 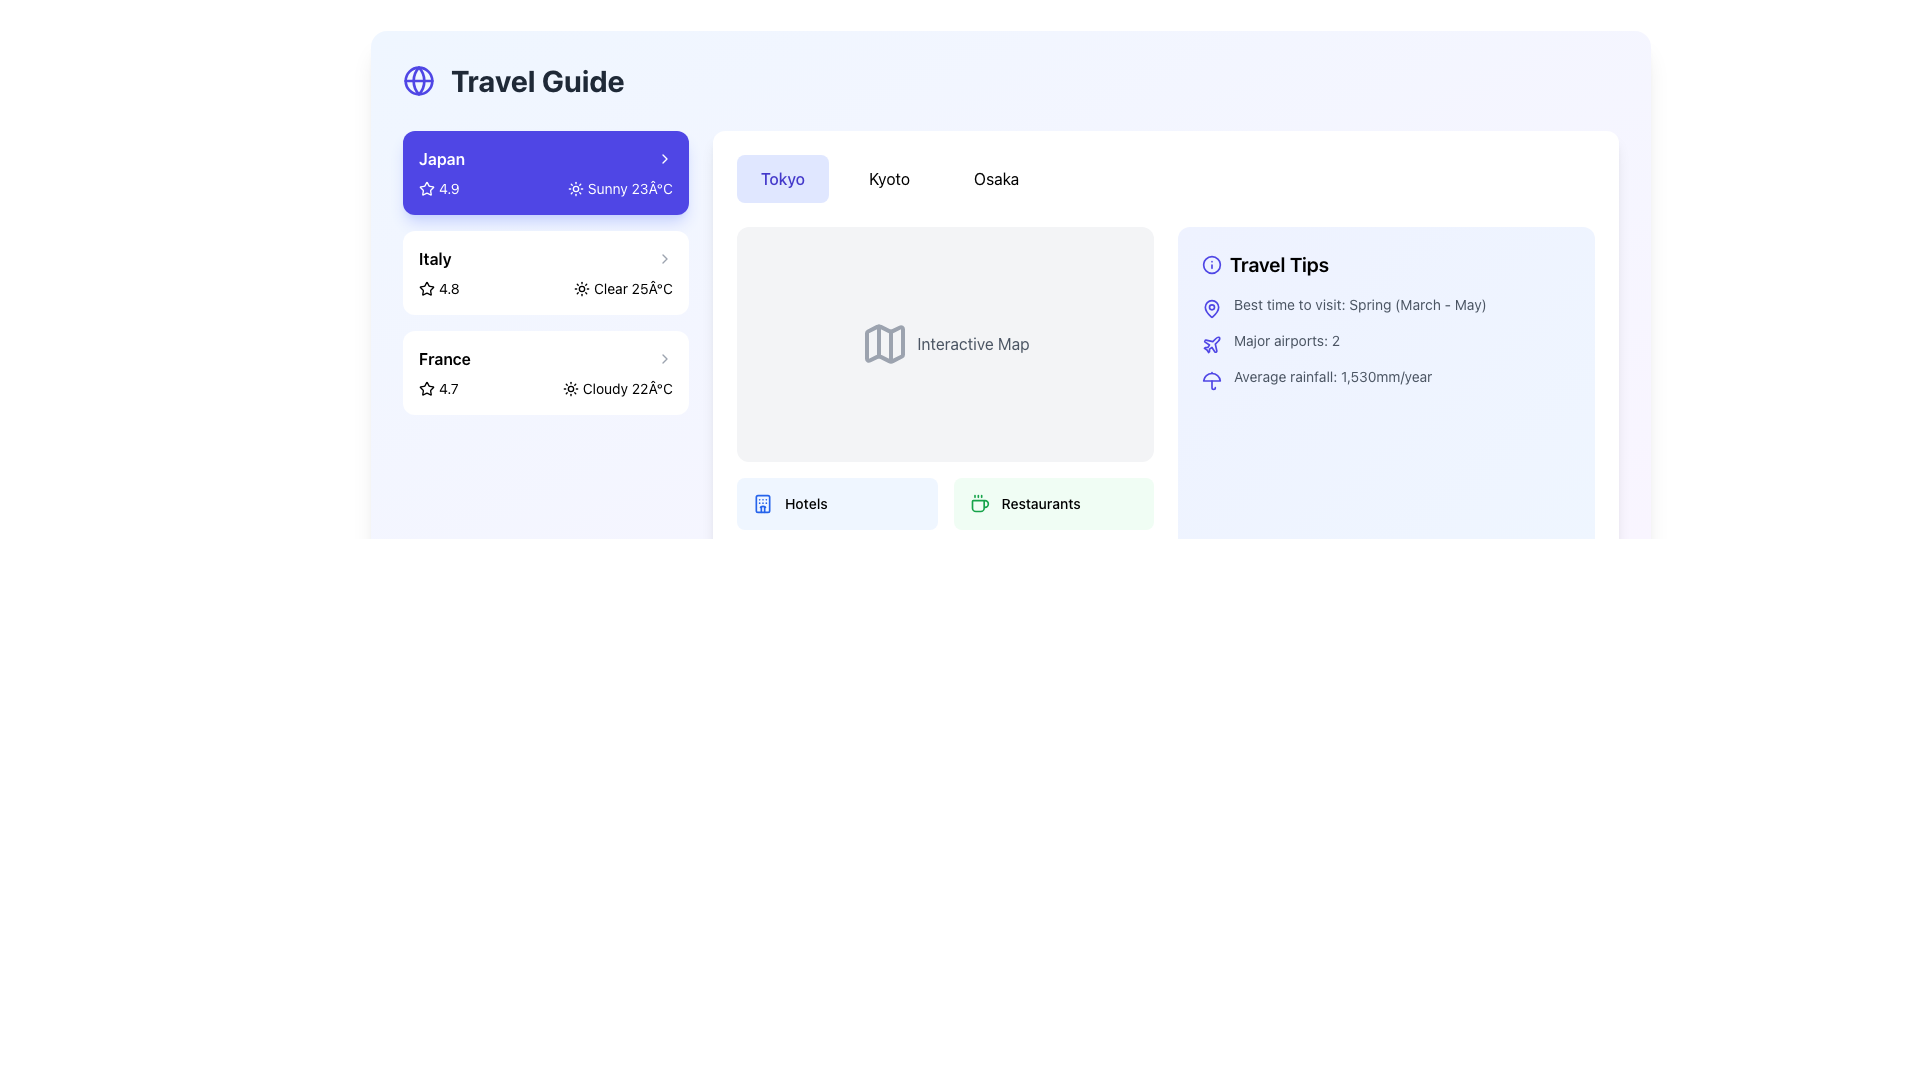 What do you see at coordinates (546, 273) in the screenshot?
I see `the clickable card that provides information about Italy, located between the Japan card and the France card in the left section of the interface` at bounding box center [546, 273].